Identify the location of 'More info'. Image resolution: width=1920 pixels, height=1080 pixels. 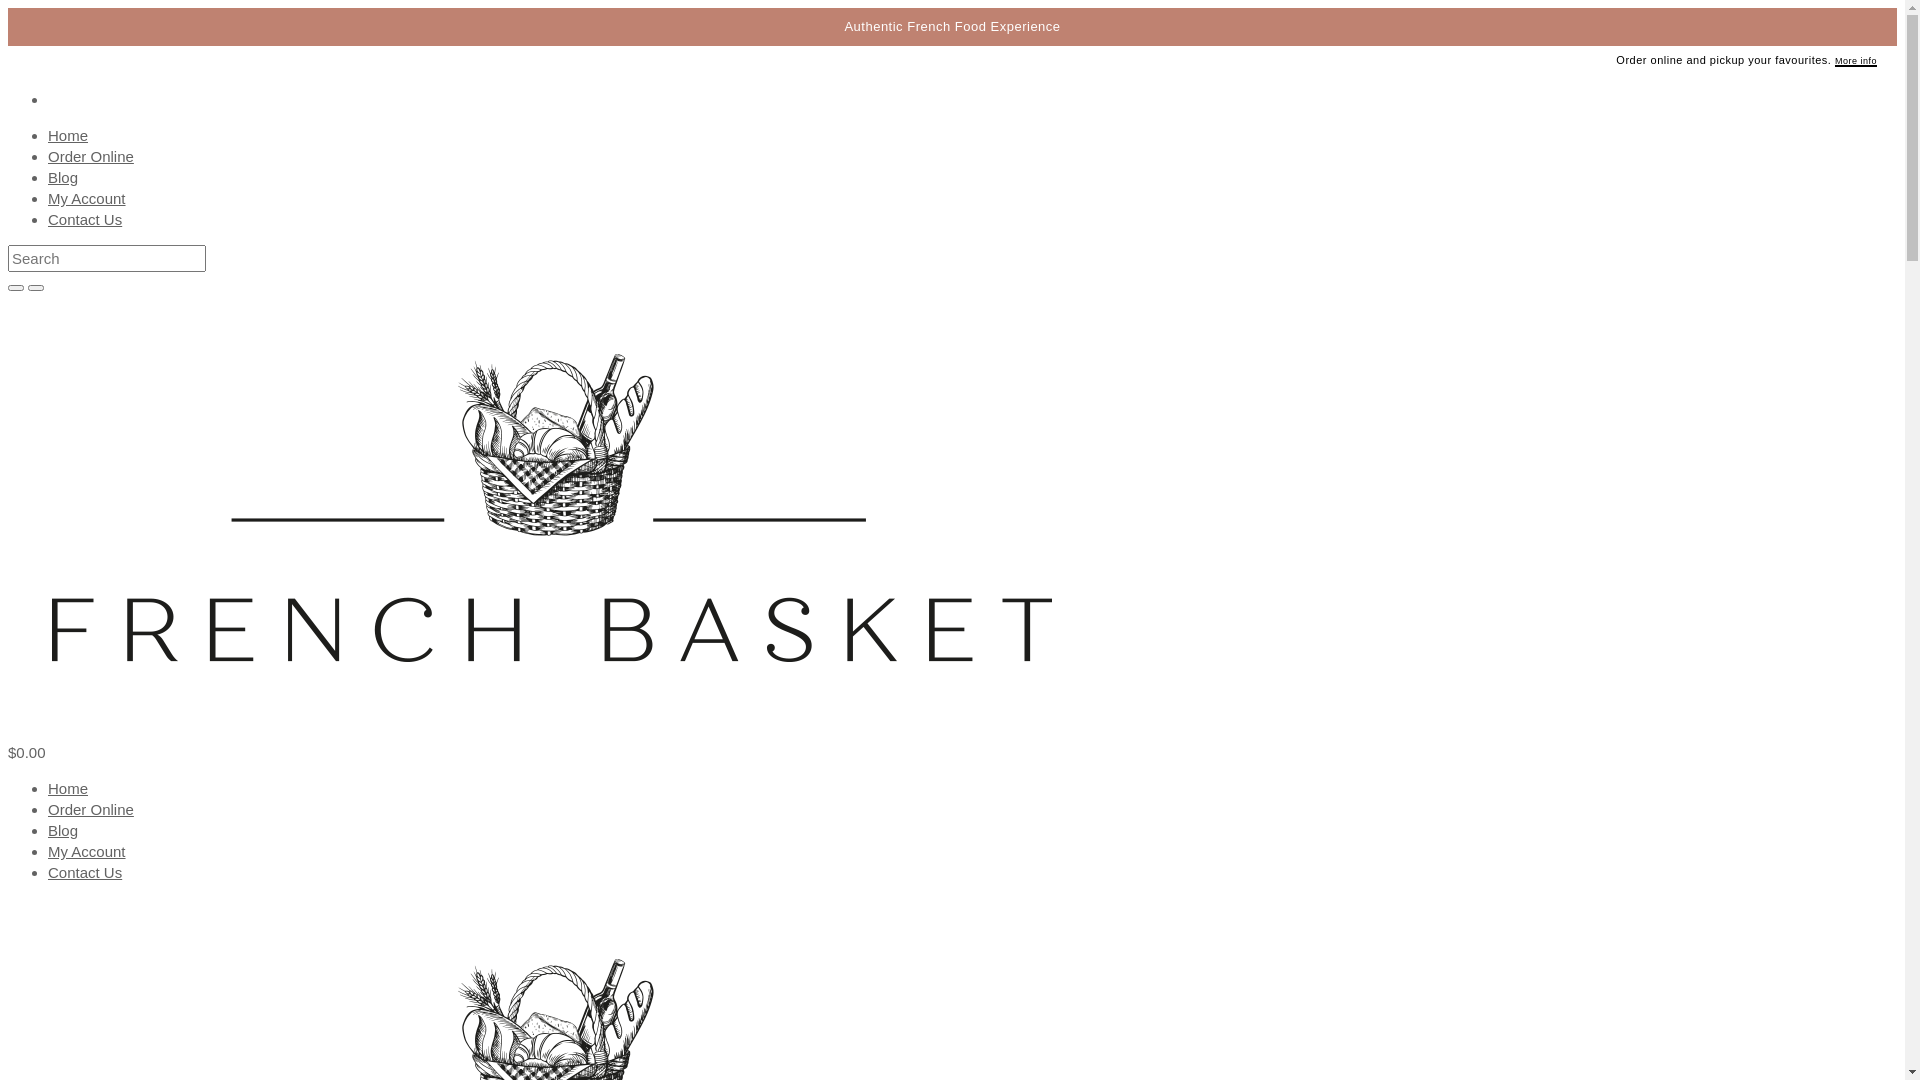
(1855, 60).